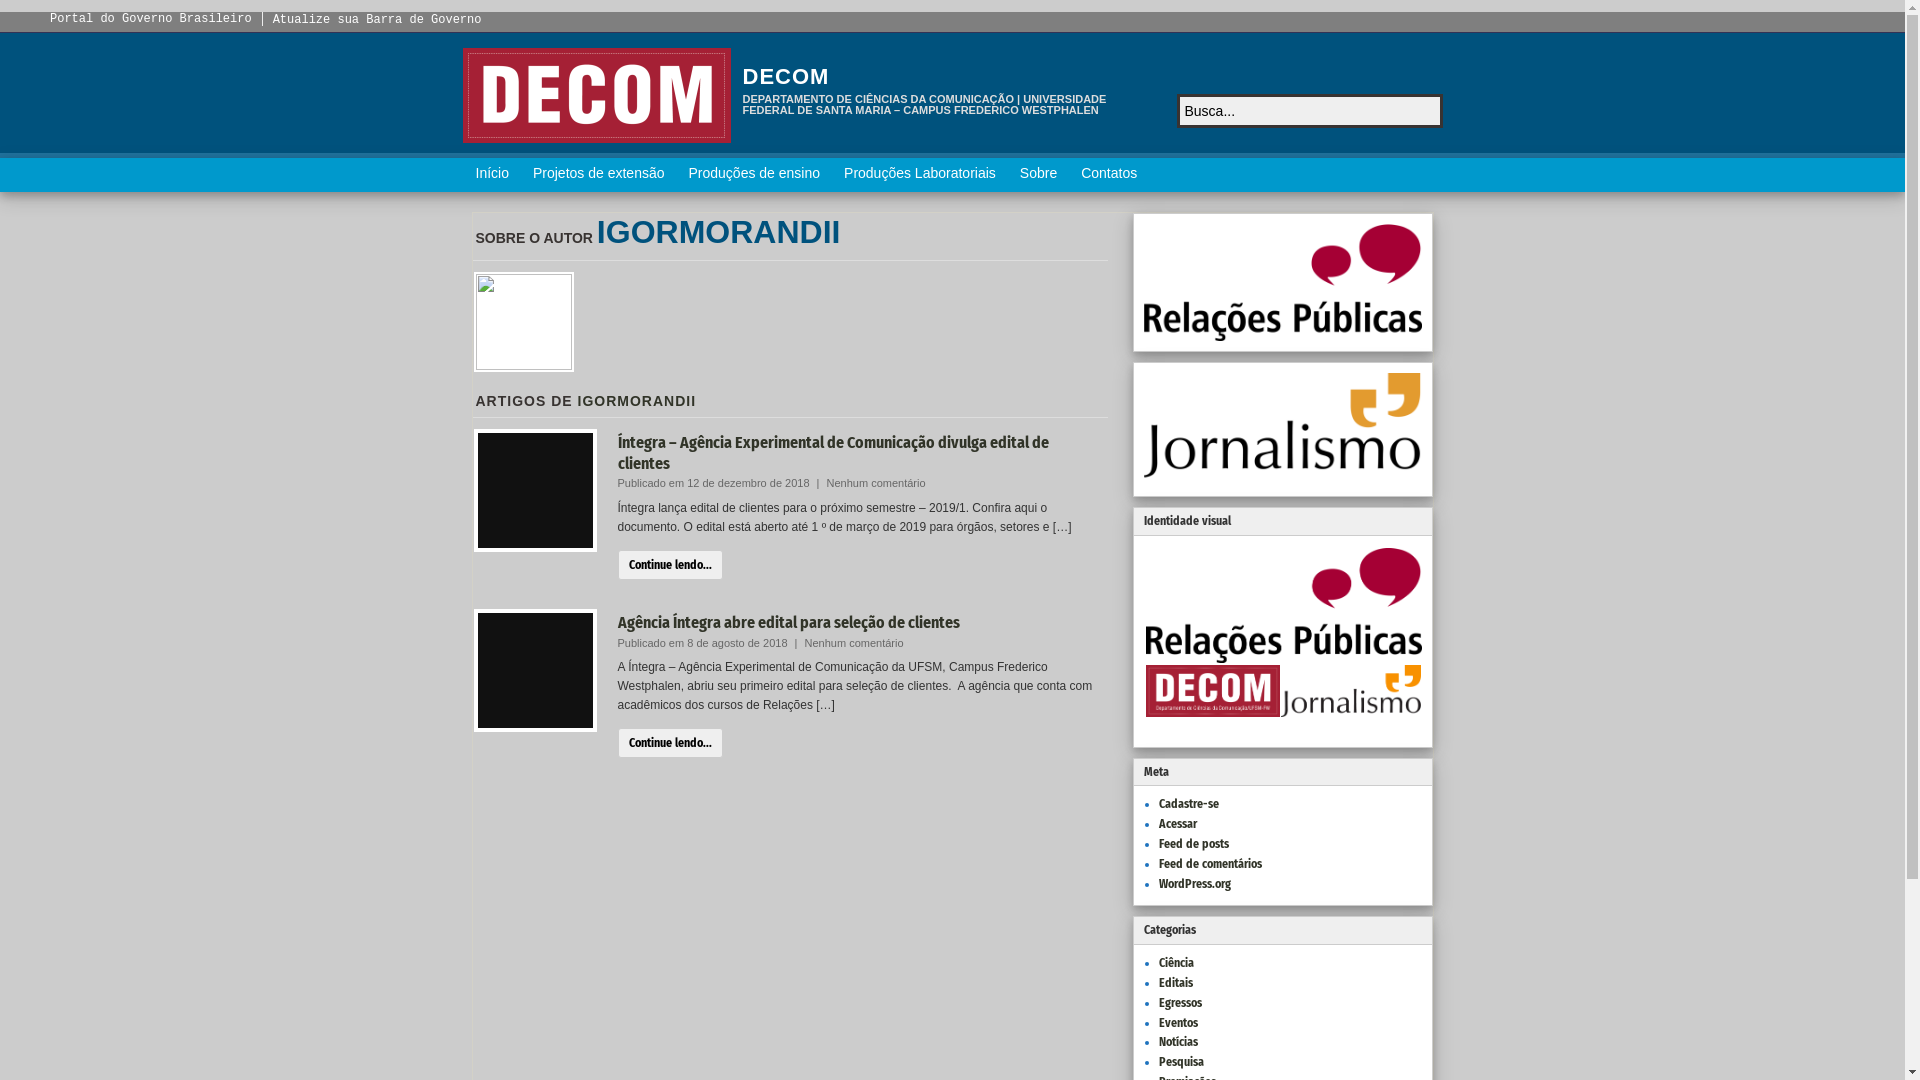  What do you see at coordinates (1157, 1060) in the screenshot?
I see `'Pesquisa'` at bounding box center [1157, 1060].